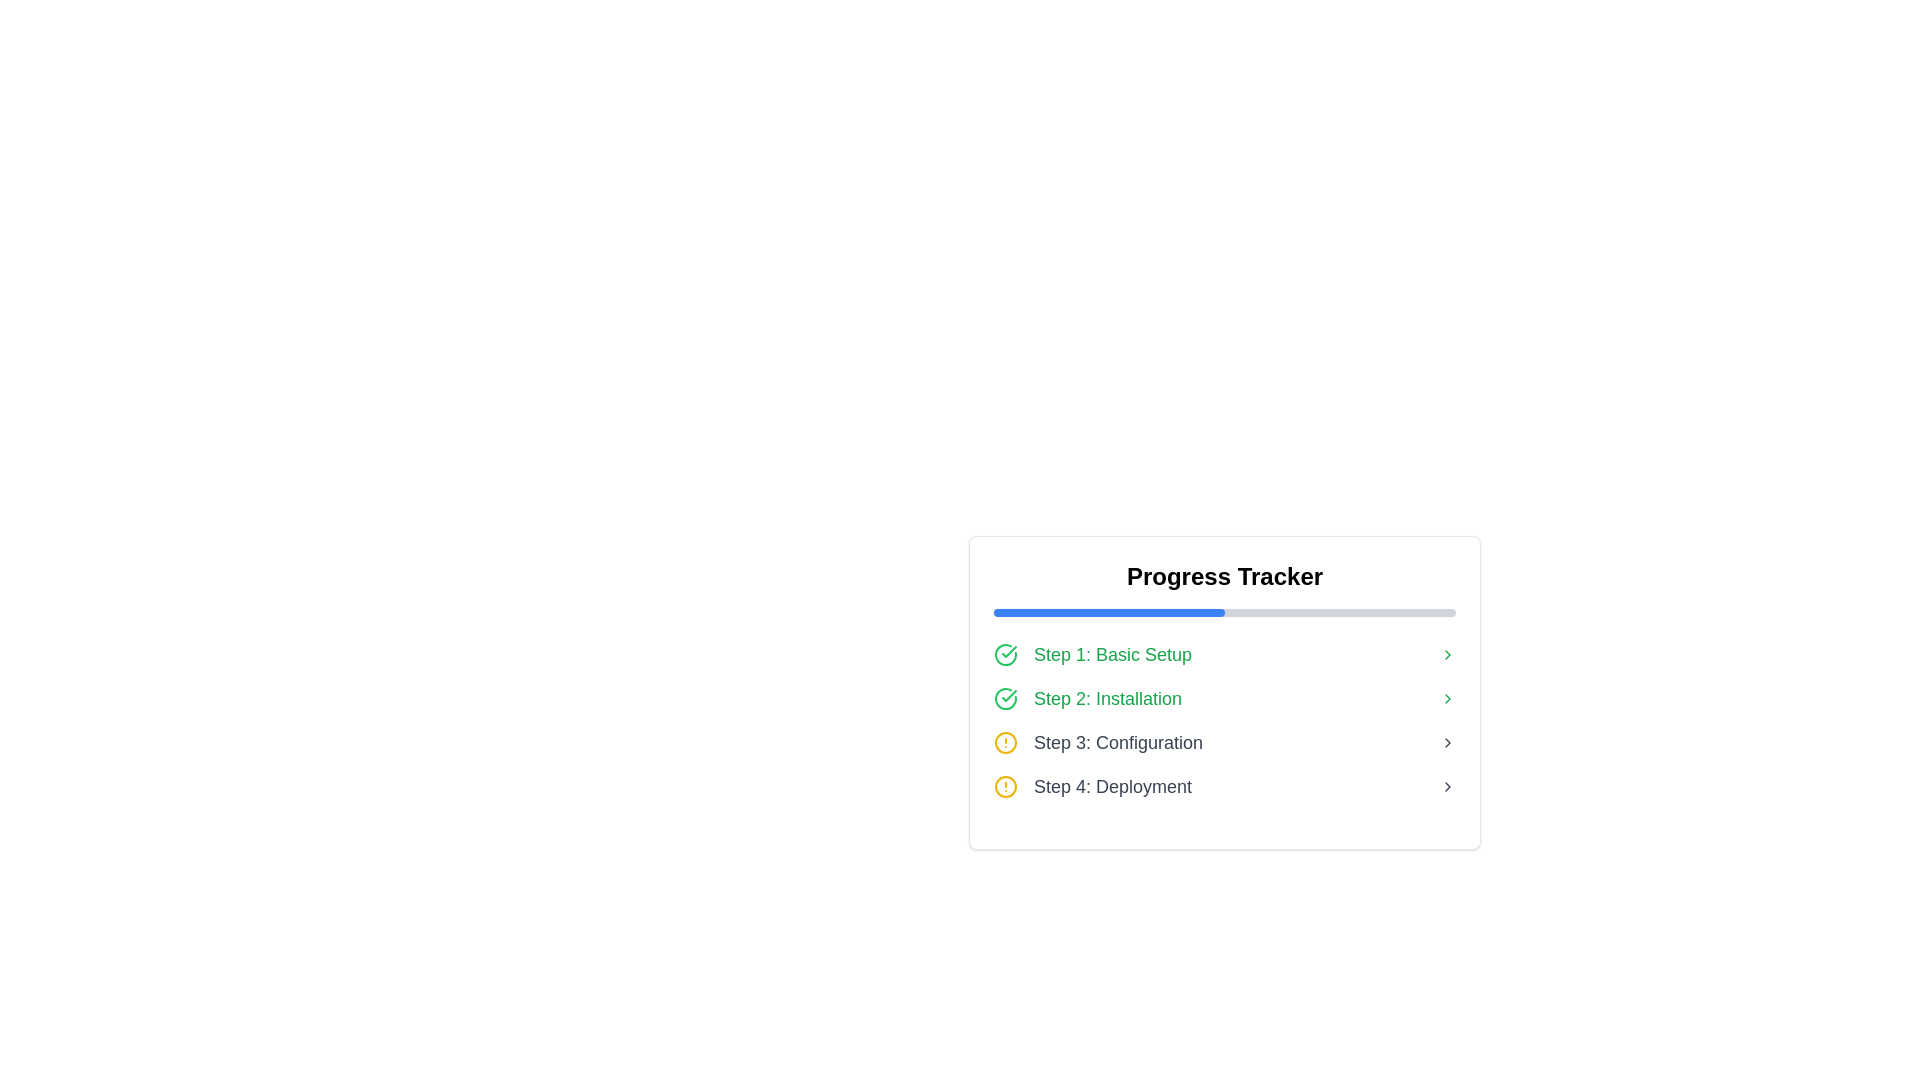 The height and width of the screenshot is (1080, 1920). I want to click on the yellow circular icon with an exclamation mark located next to the text 'Step 3: Configuration' in the progress tracker, so click(1006, 743).